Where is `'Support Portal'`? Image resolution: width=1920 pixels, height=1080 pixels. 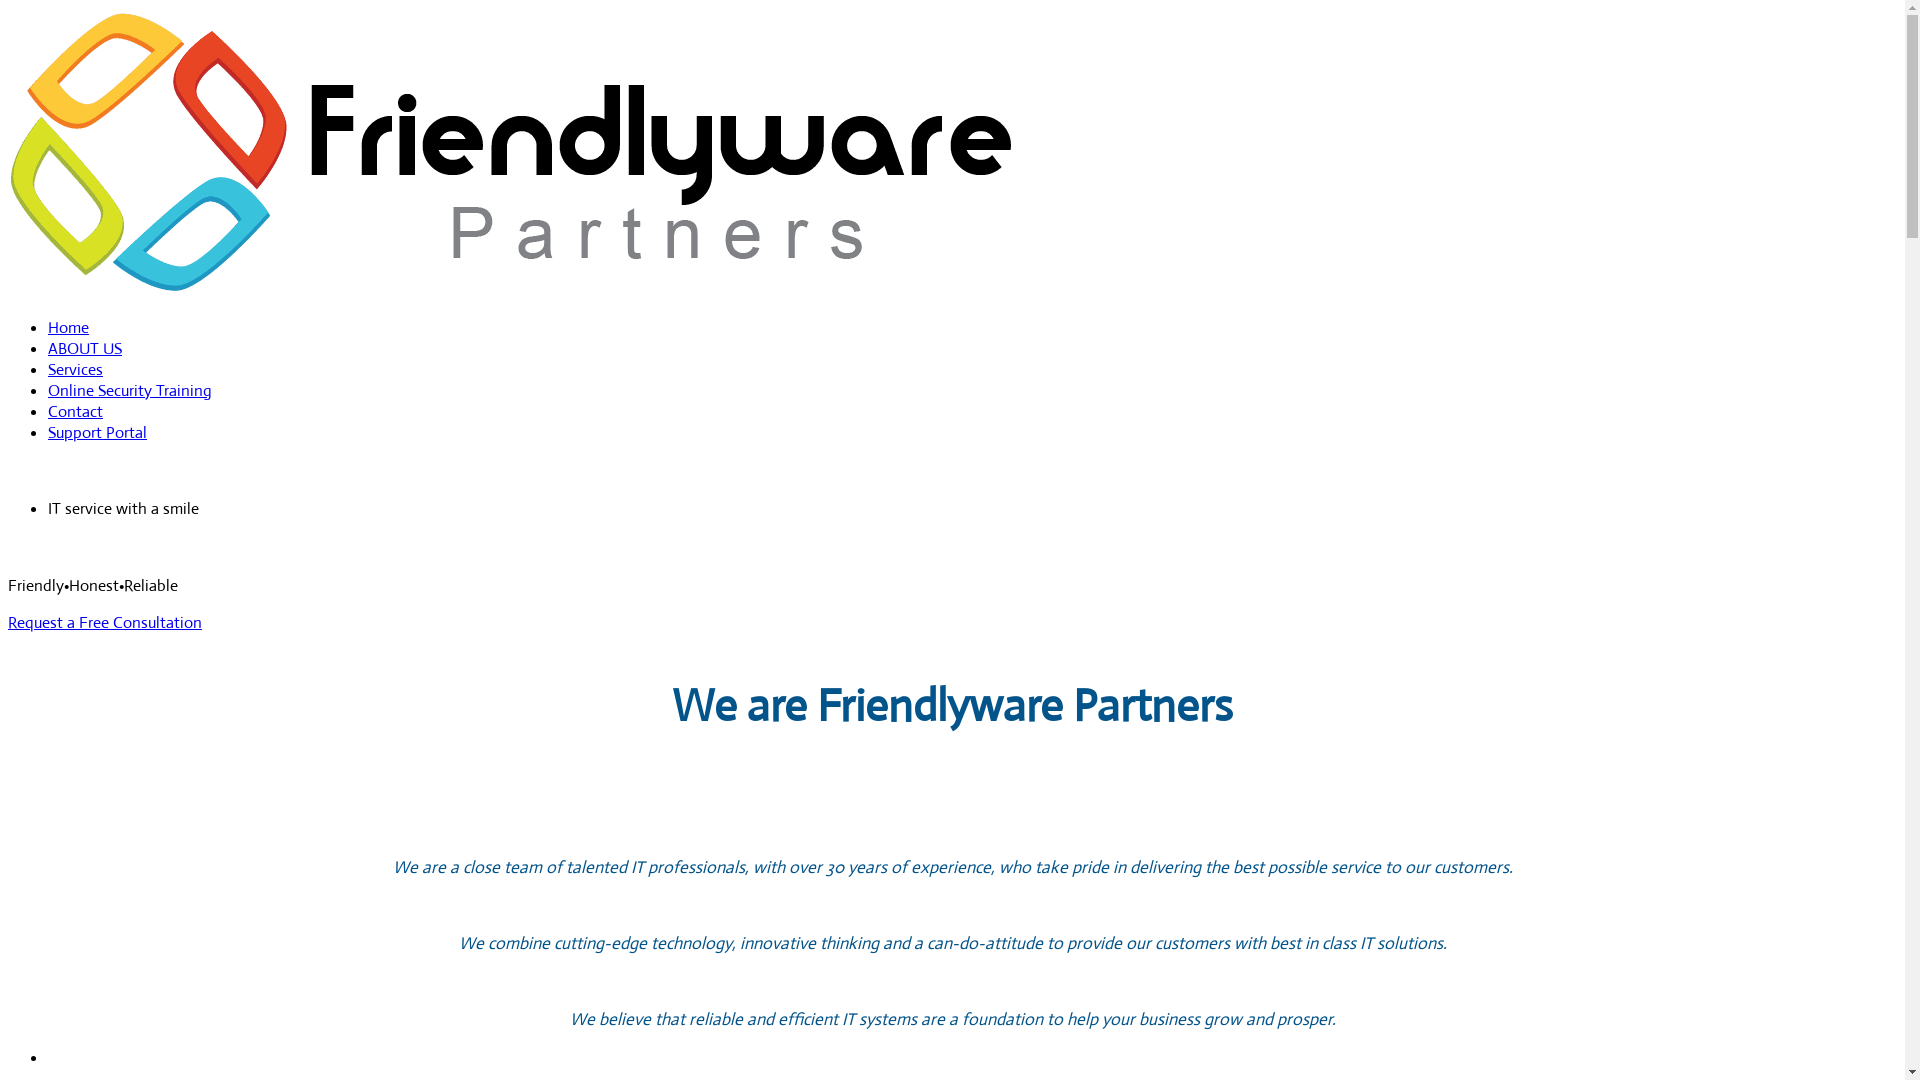 'Support Portal' is located at coordinates (96, 431).